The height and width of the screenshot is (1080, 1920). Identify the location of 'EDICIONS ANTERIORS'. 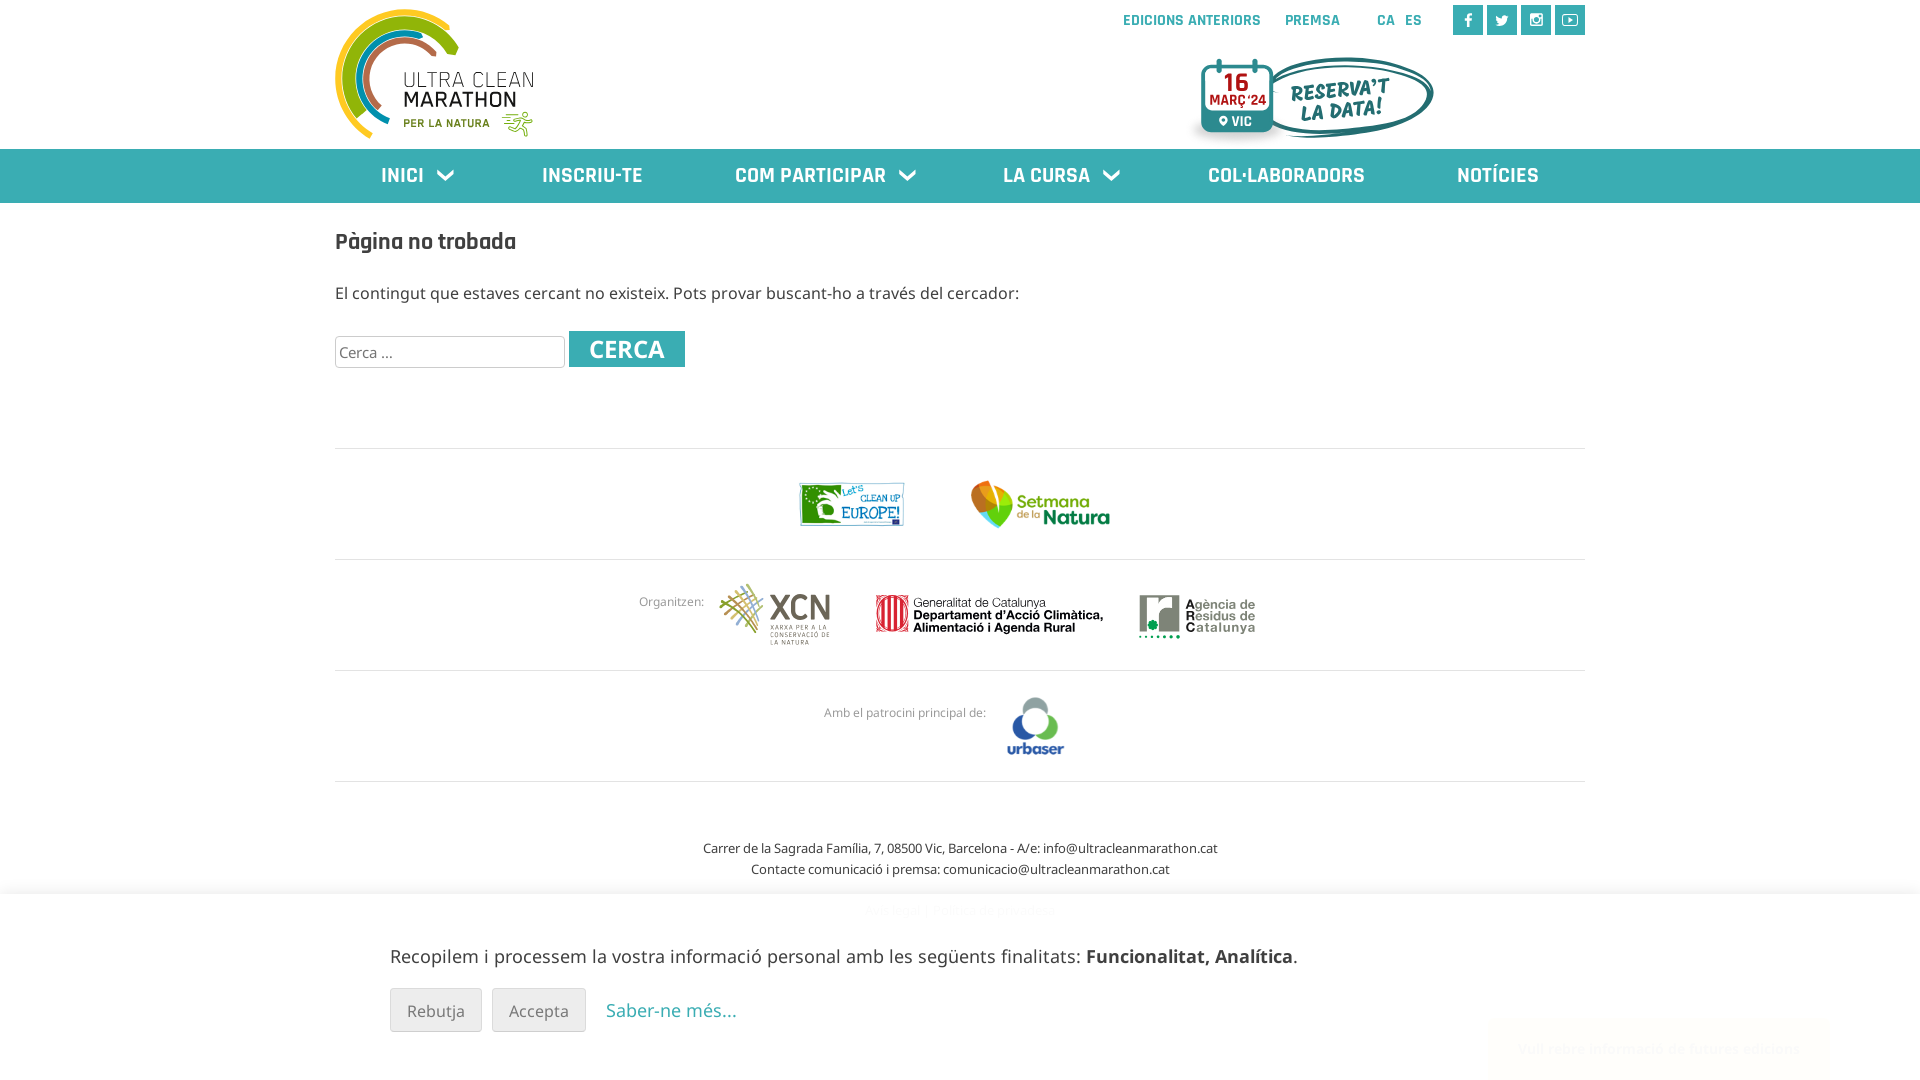
(1112, 20).